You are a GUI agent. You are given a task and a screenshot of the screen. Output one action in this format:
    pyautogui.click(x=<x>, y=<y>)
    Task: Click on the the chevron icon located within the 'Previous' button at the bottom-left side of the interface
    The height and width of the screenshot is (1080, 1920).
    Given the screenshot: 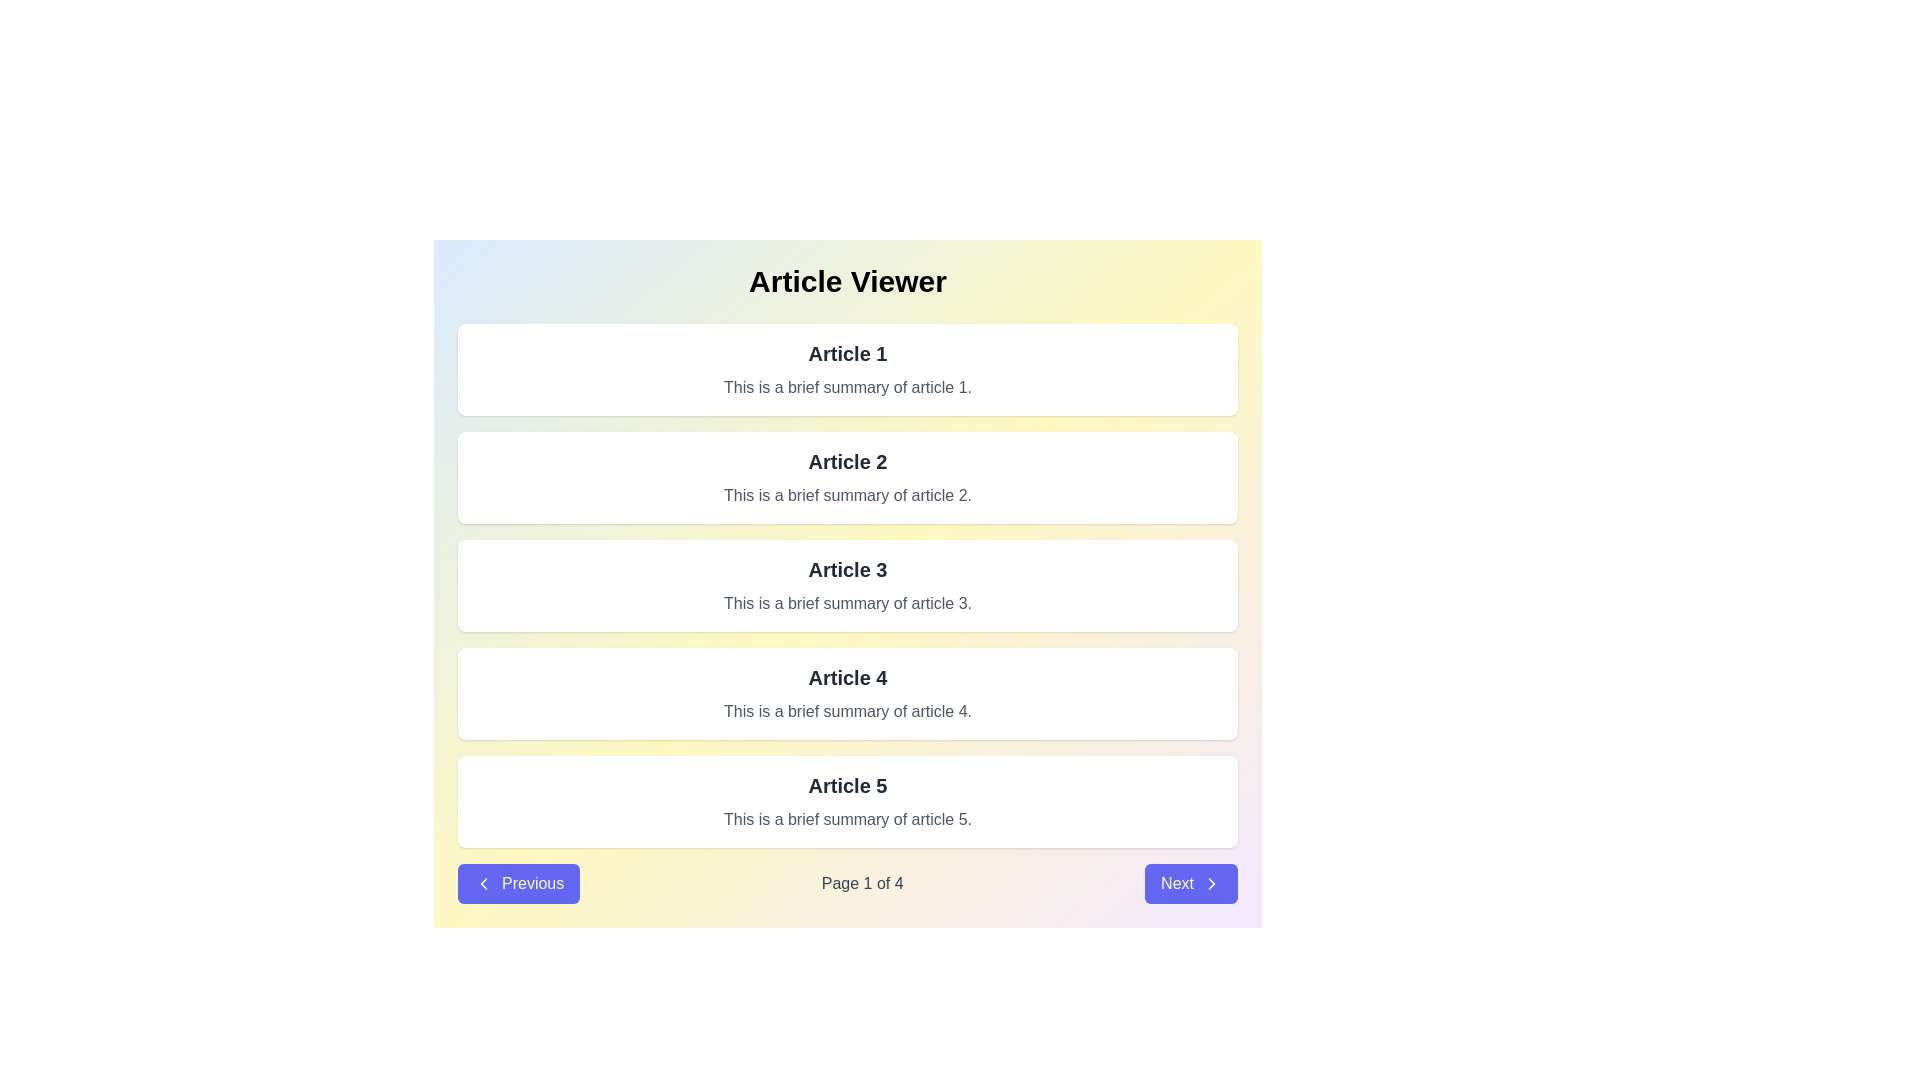 What is the action you would take?
    pyautogui.click(x=484, y=882)
    